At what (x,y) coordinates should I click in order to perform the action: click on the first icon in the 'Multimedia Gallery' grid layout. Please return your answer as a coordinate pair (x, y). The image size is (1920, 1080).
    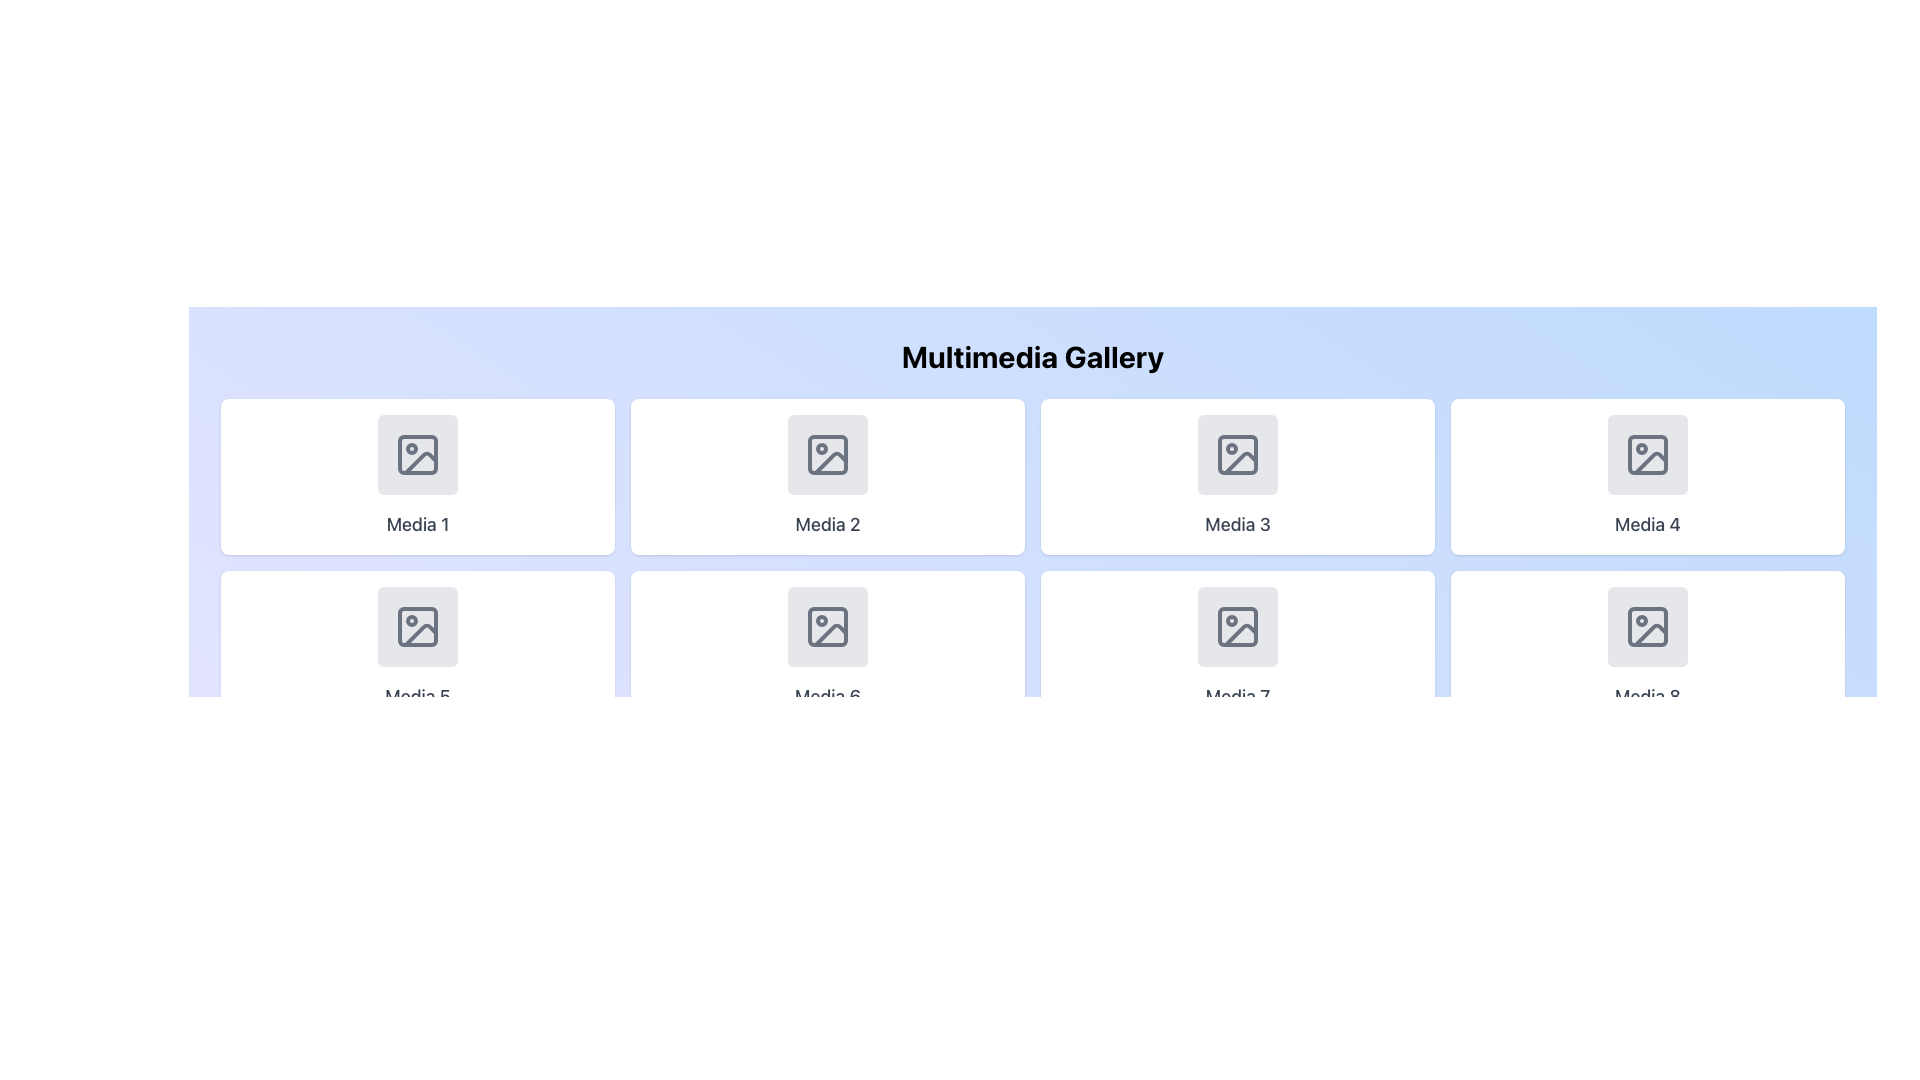
    Looking at the image, I should click on (416, 455).